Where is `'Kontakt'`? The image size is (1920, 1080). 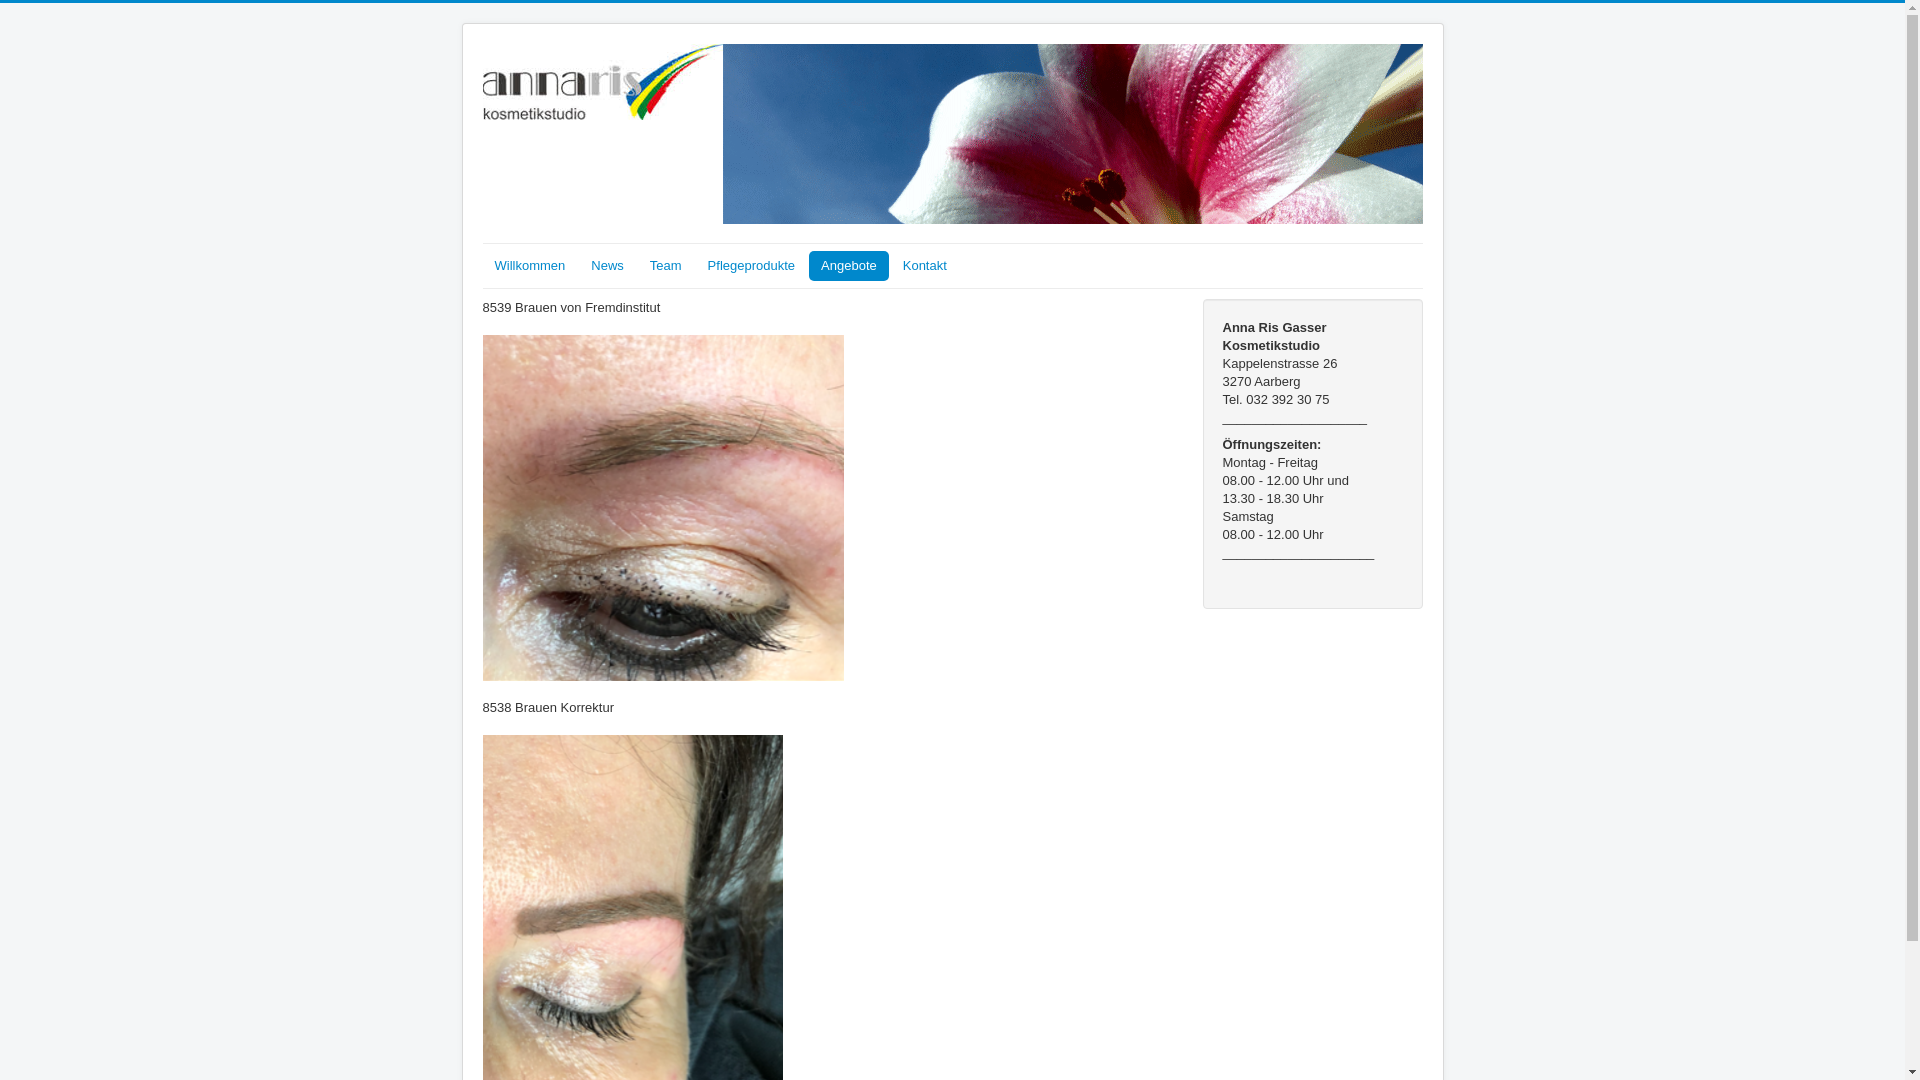
'Kontakt' is located at coordinates (924, 265).